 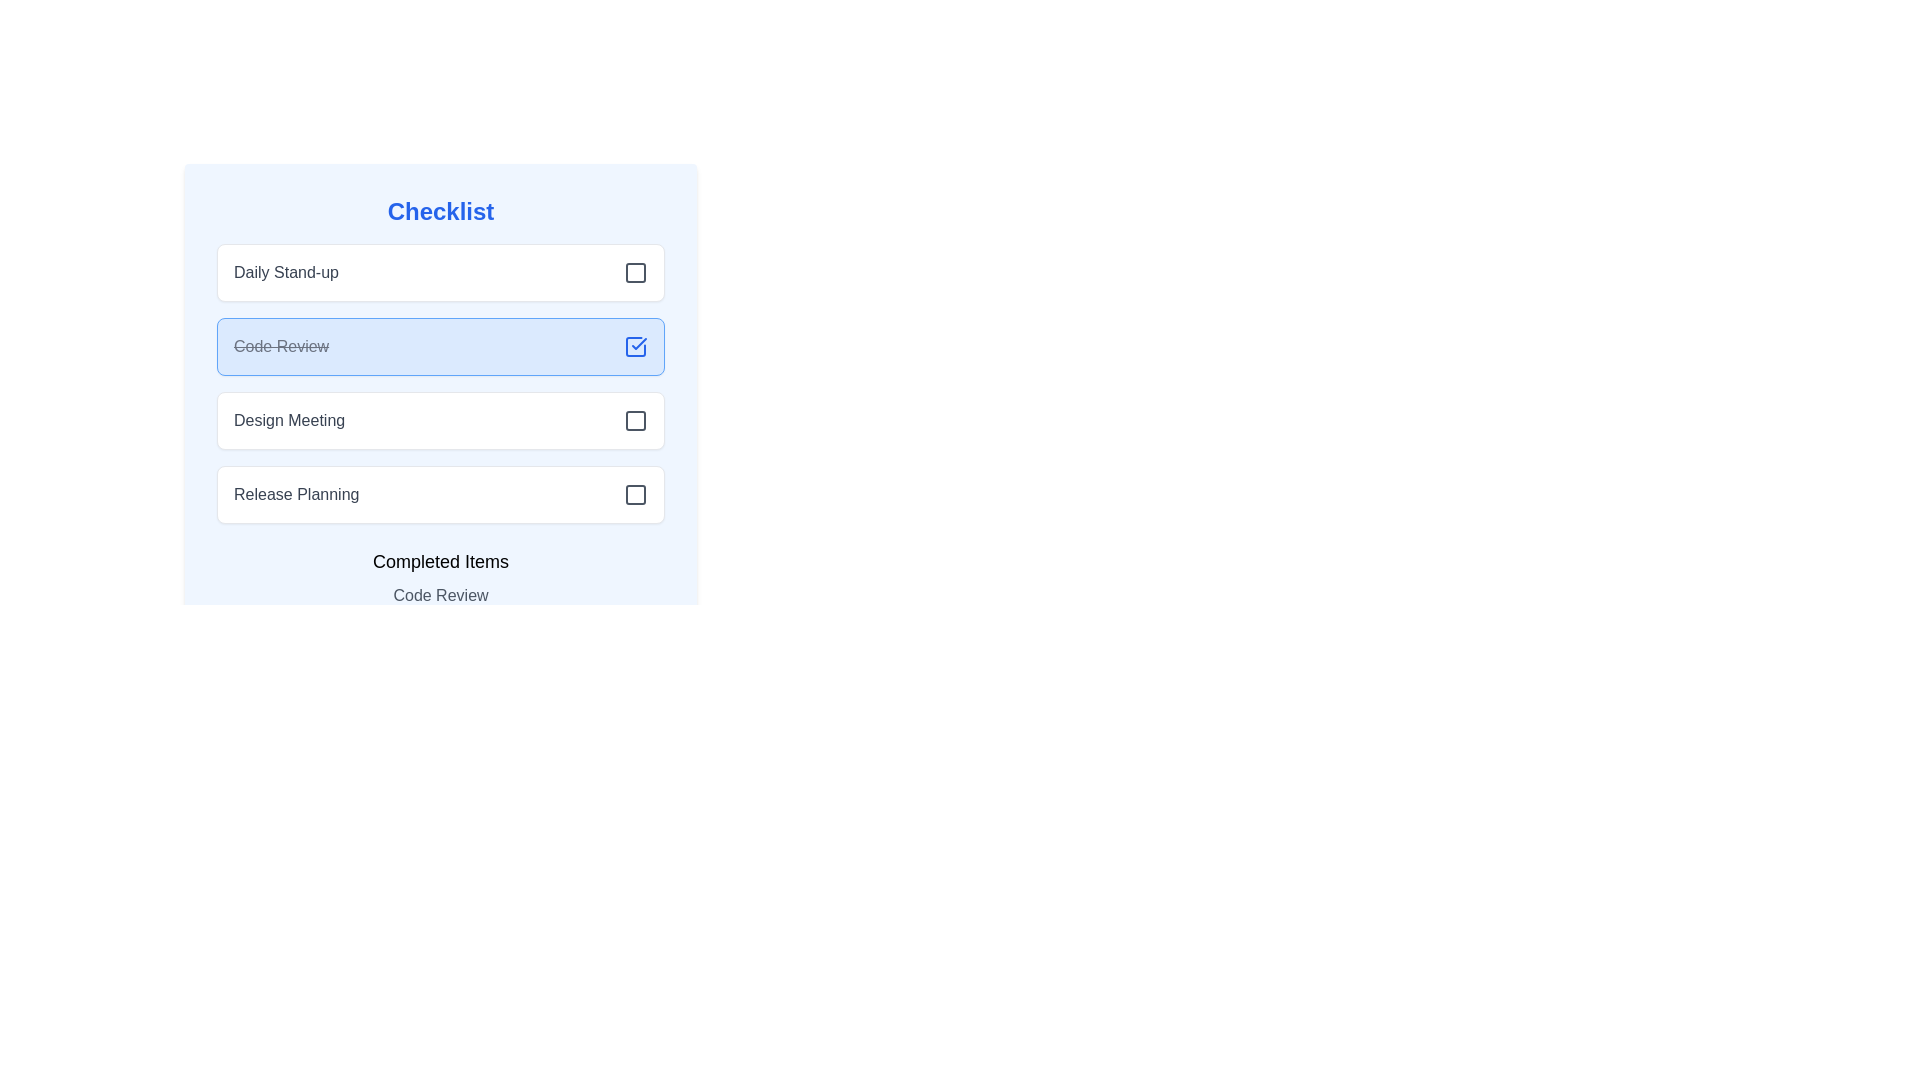 I want to click on the 'Code Review' text display element located below the 'Completed Items' header for accessibility tools, so click(x=440, y=595).